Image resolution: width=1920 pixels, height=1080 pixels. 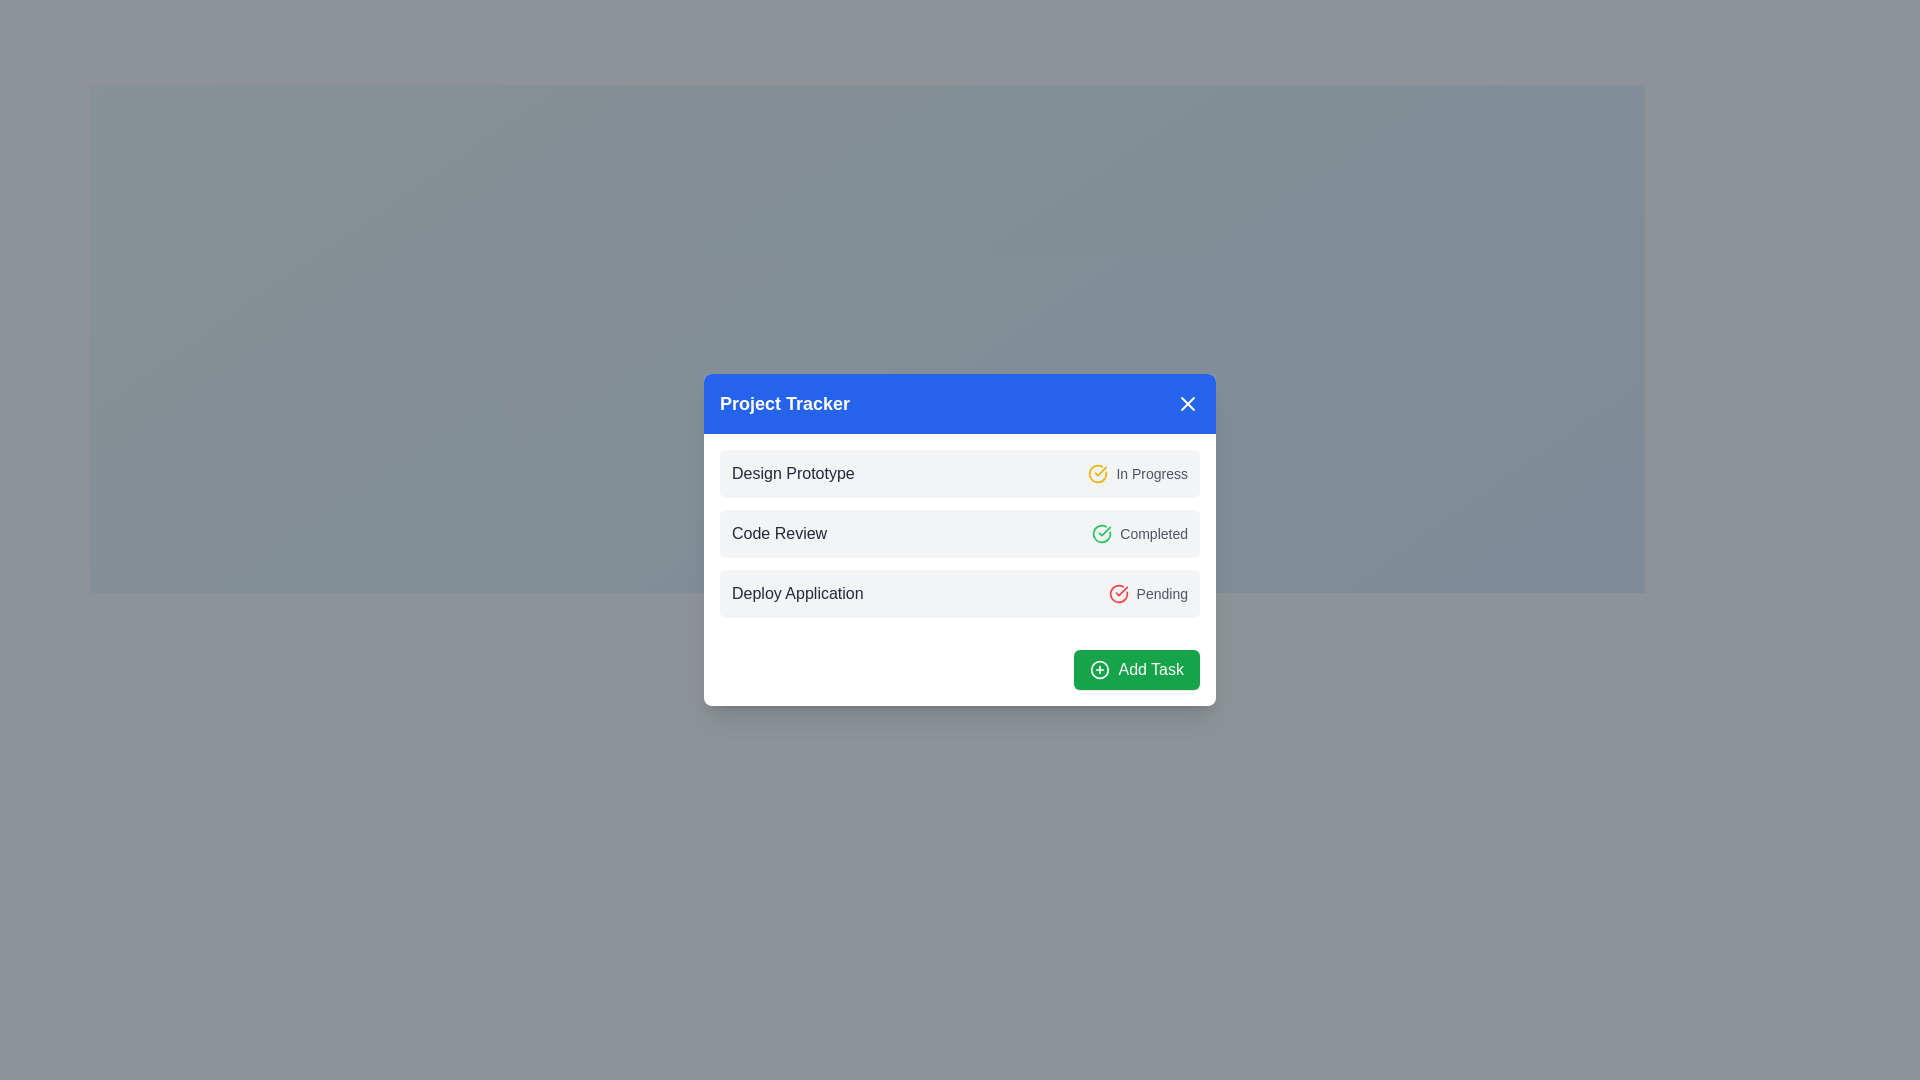 I want to click on details of the Task status display card labeled 'Deploy Application', which is the third item in the Project Tracker list and has a status of 'Pending', so click(x=960, y=593).